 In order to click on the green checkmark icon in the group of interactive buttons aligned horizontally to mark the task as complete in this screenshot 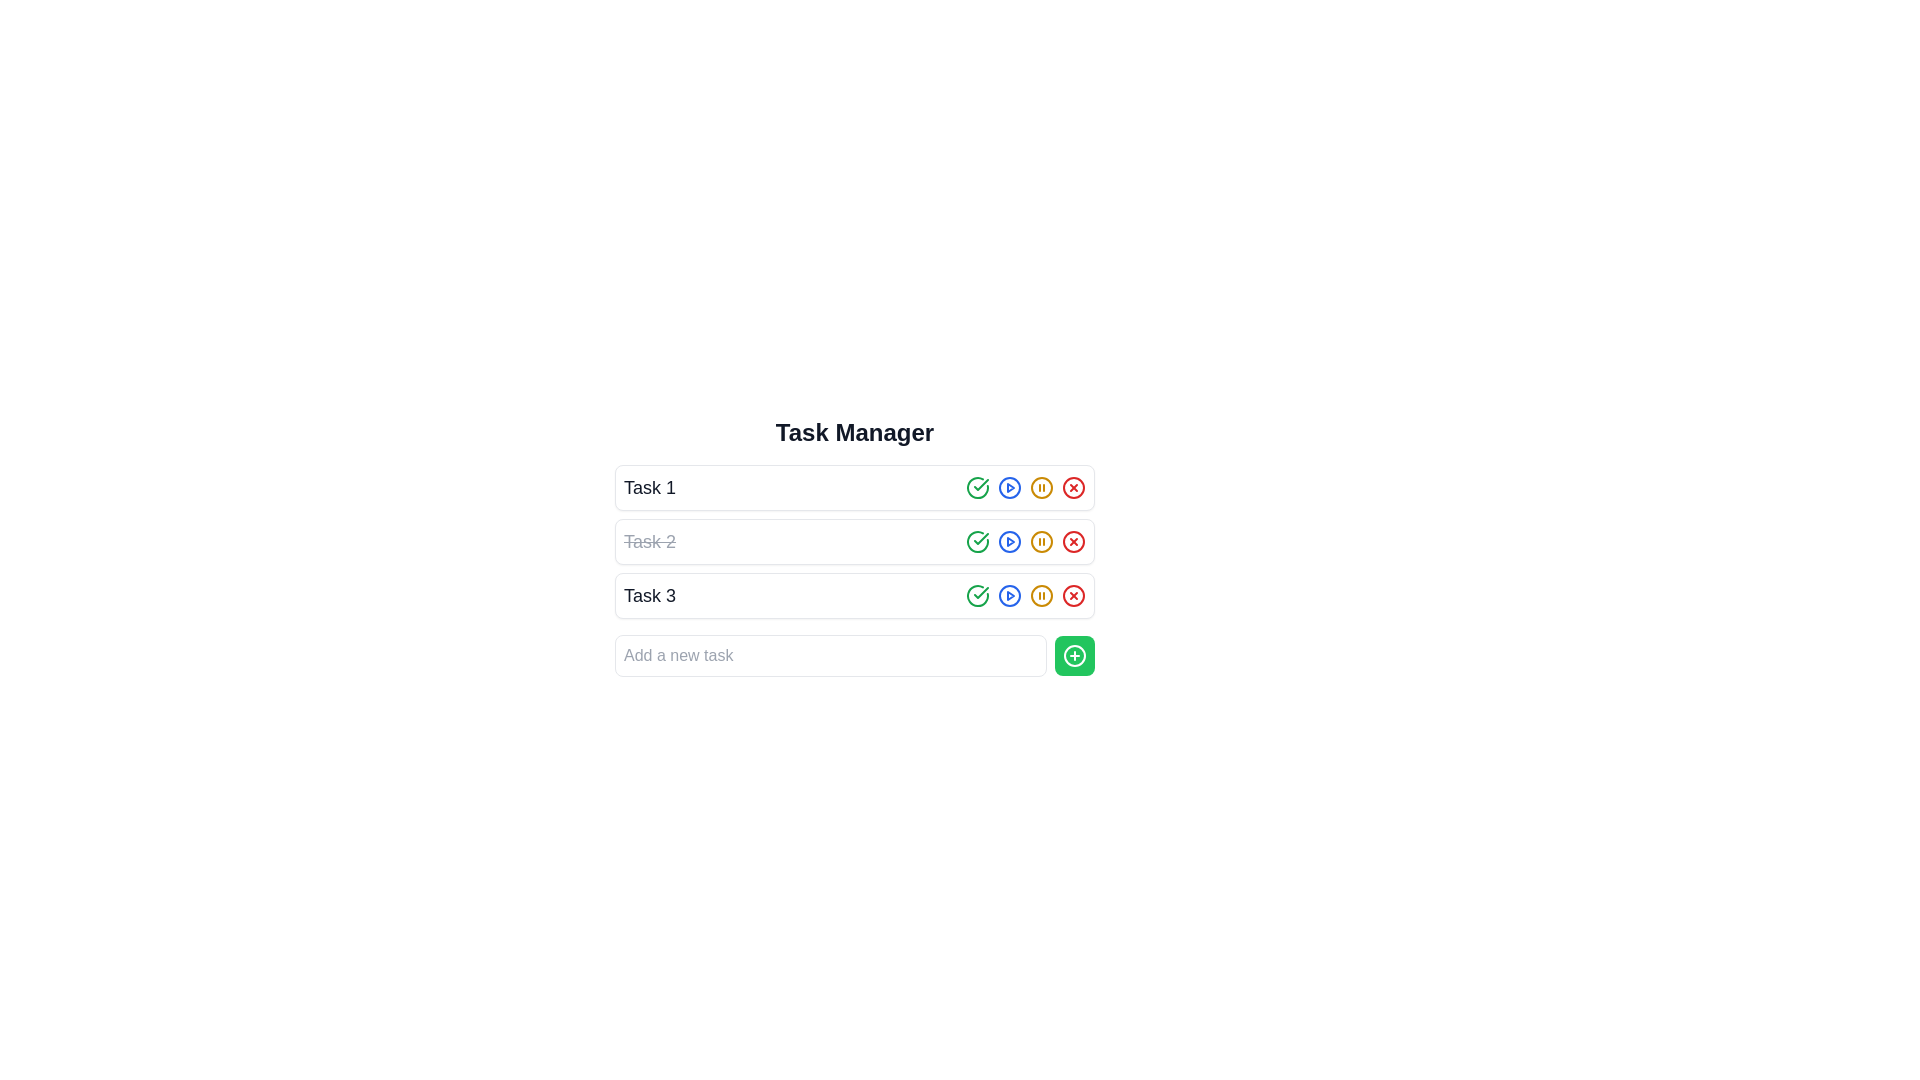, I will do `click(1026, 595)`.